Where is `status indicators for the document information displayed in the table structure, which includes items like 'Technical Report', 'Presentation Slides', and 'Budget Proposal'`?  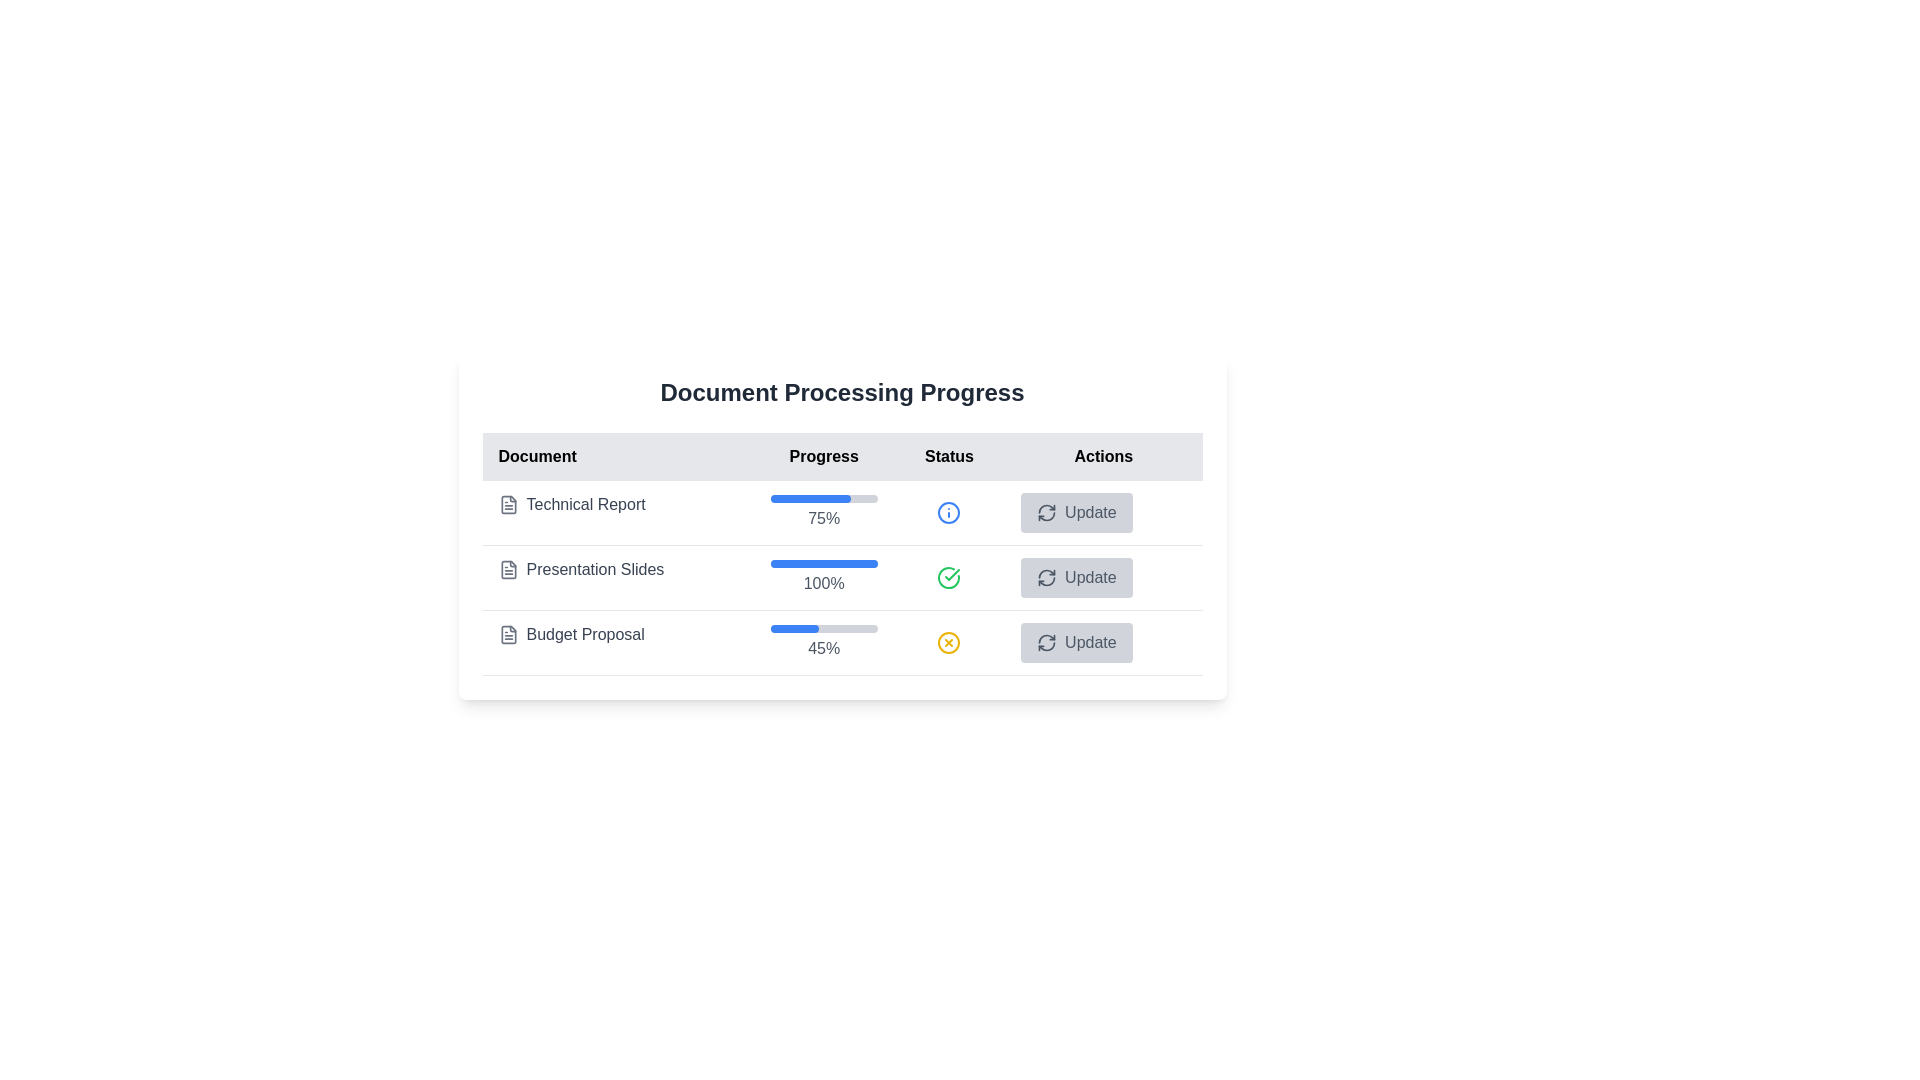 status indicators for the document information displayed in the table structure, which includes items like 'Technical Report', 'Presentation Slides', and 'Budget Proposal' is located at coordinates (842, 554).